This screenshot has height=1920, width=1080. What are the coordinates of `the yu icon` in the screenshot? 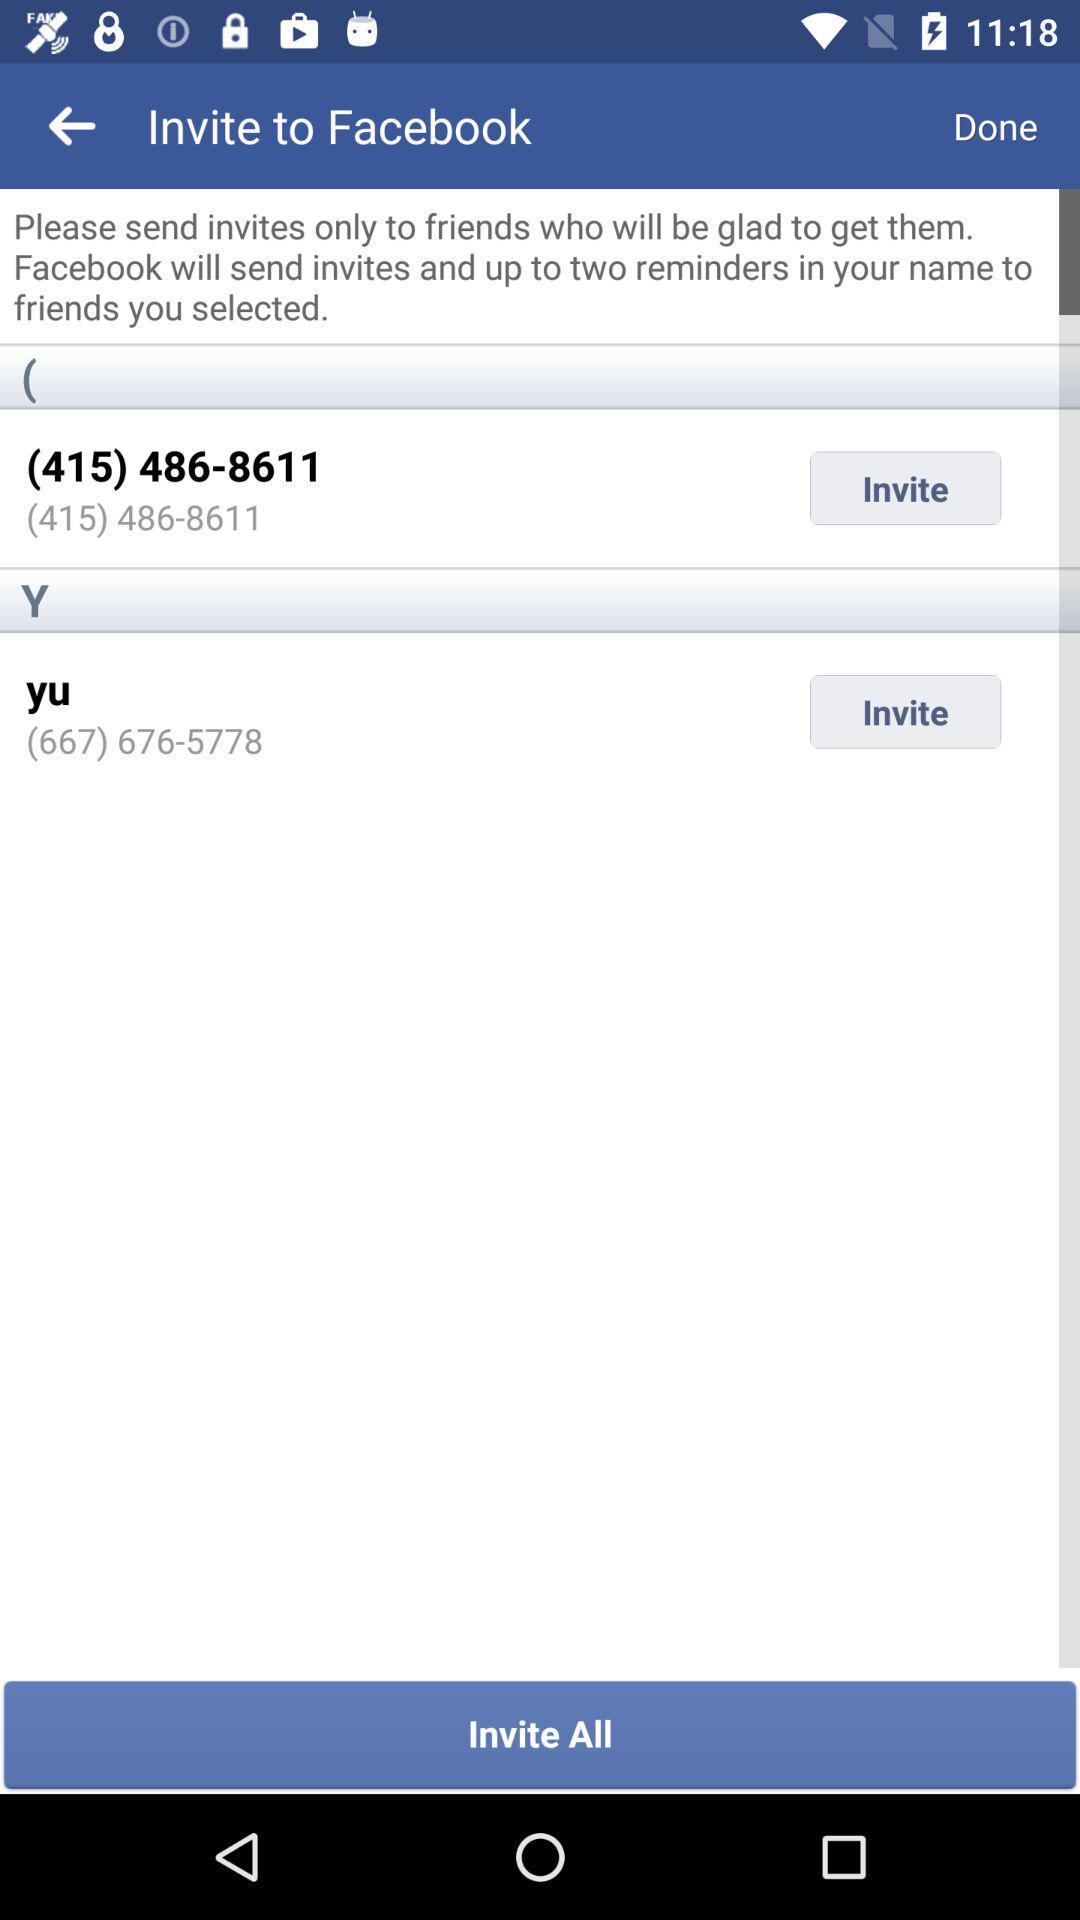 It's located at (47, 688).